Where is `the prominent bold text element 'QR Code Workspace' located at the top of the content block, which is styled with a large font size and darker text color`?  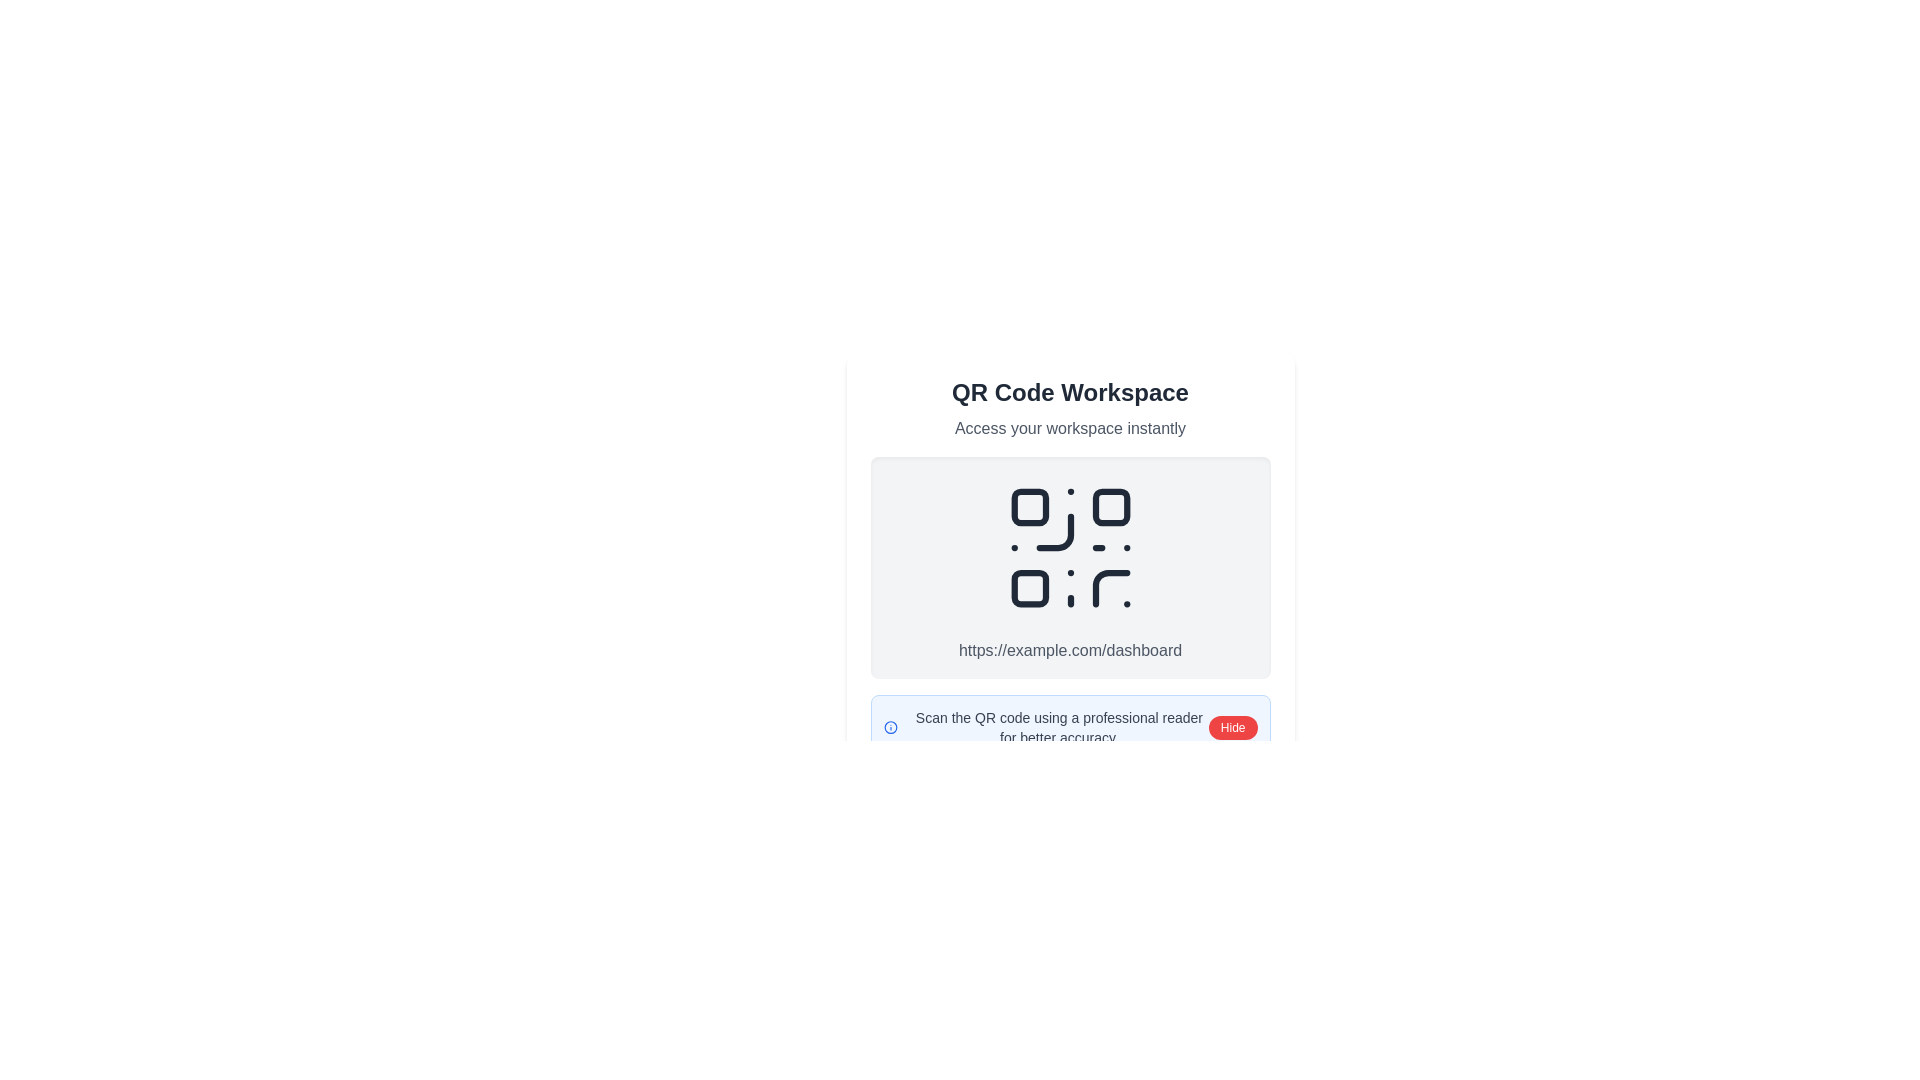
the prominent bold text element 'QR Code Workspace' located at the top of the content block, which is styled with a large font size and darker text color is located at coordinates (1069, 393).